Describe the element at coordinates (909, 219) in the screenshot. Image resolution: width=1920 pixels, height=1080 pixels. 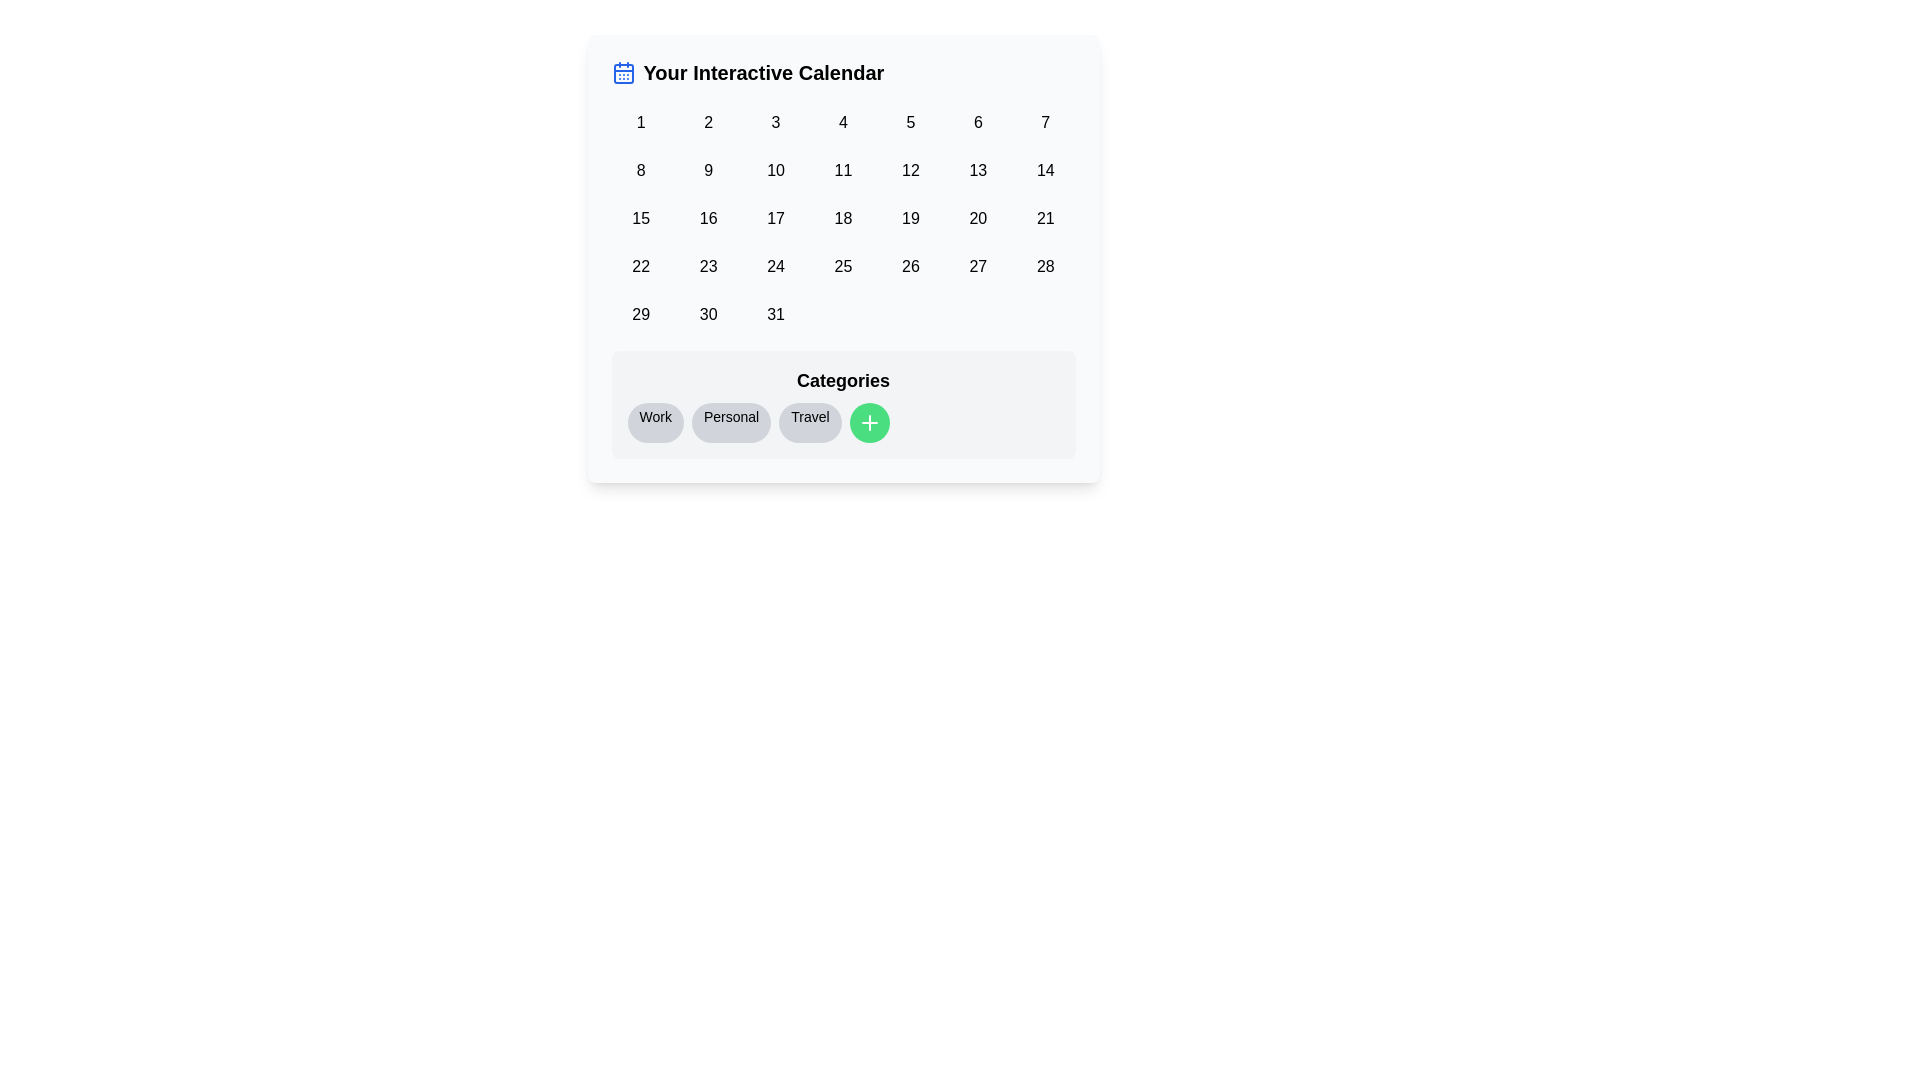
I see `the button` at that location.